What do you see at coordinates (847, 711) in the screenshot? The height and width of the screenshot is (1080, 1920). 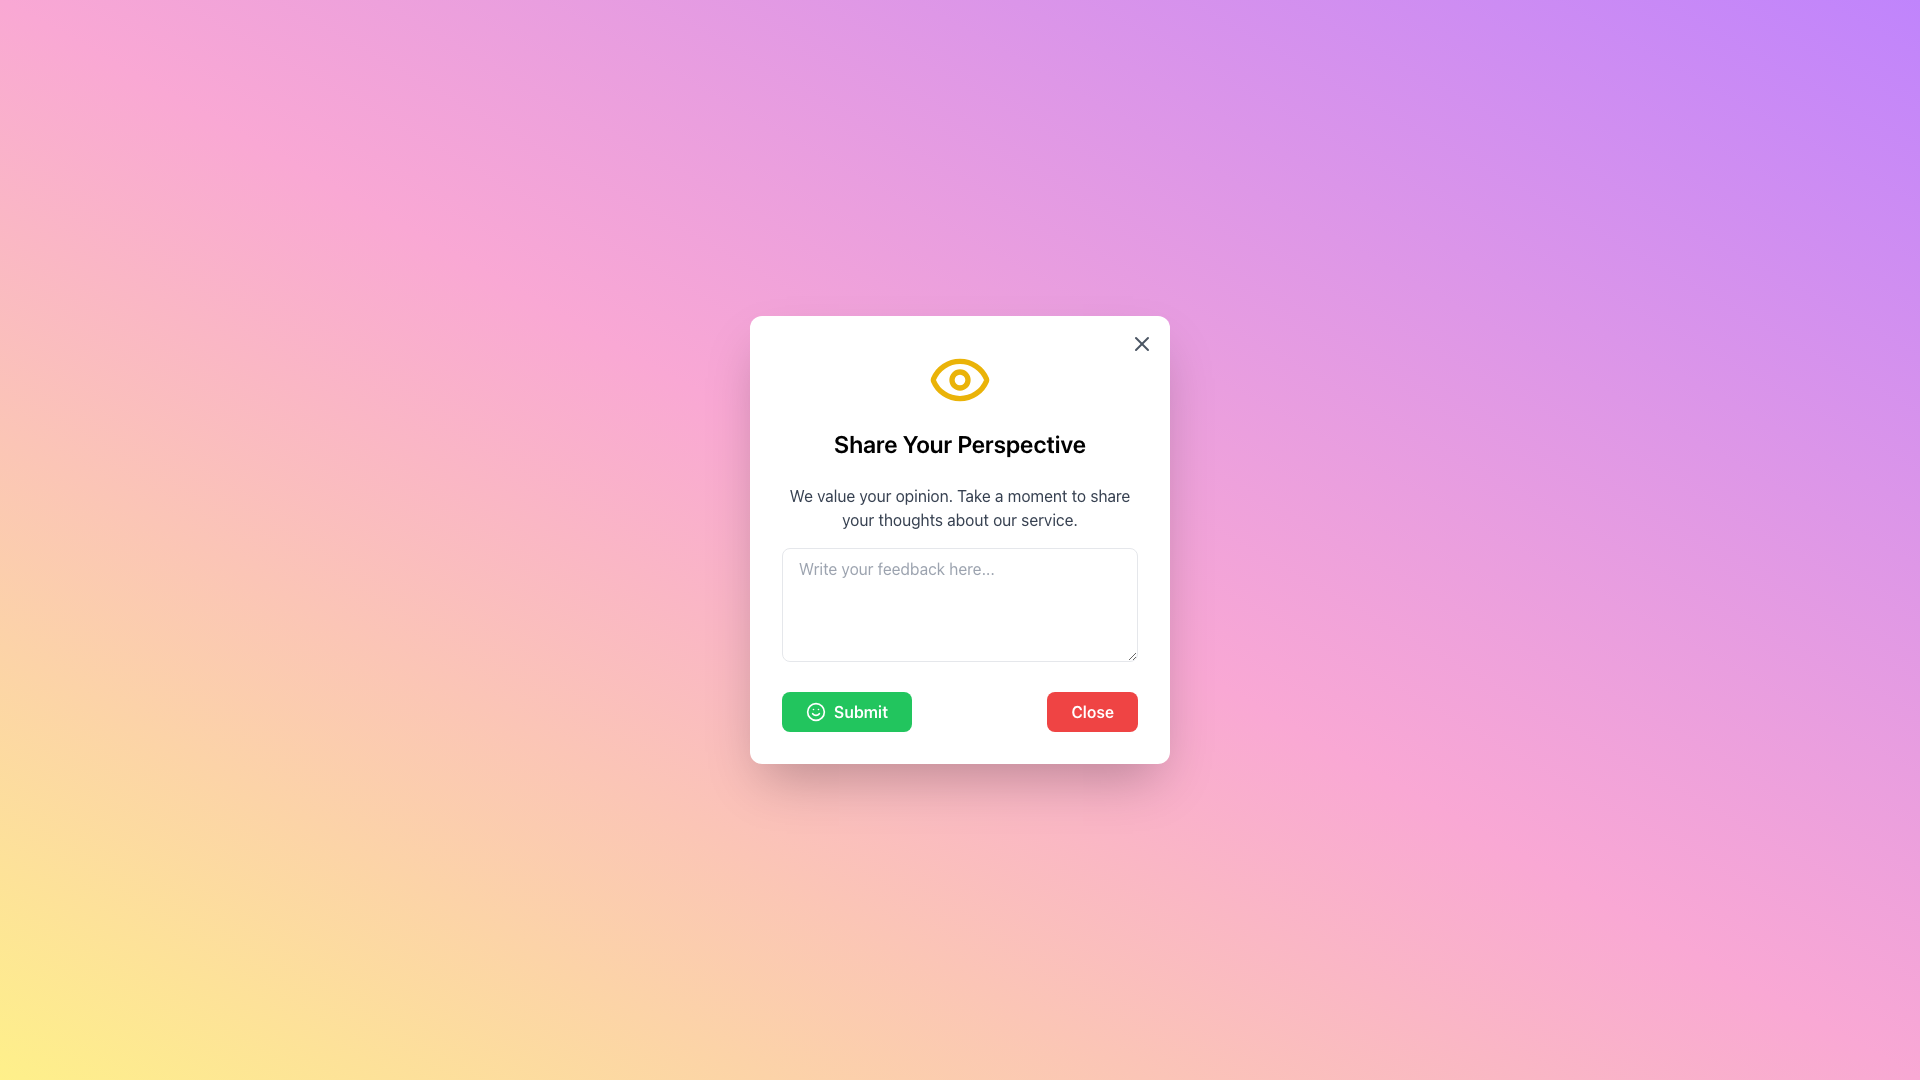 I see `the green 'Submit' button with rounded corners and white text to observe its hover effects` at bounding box center [847, 711].